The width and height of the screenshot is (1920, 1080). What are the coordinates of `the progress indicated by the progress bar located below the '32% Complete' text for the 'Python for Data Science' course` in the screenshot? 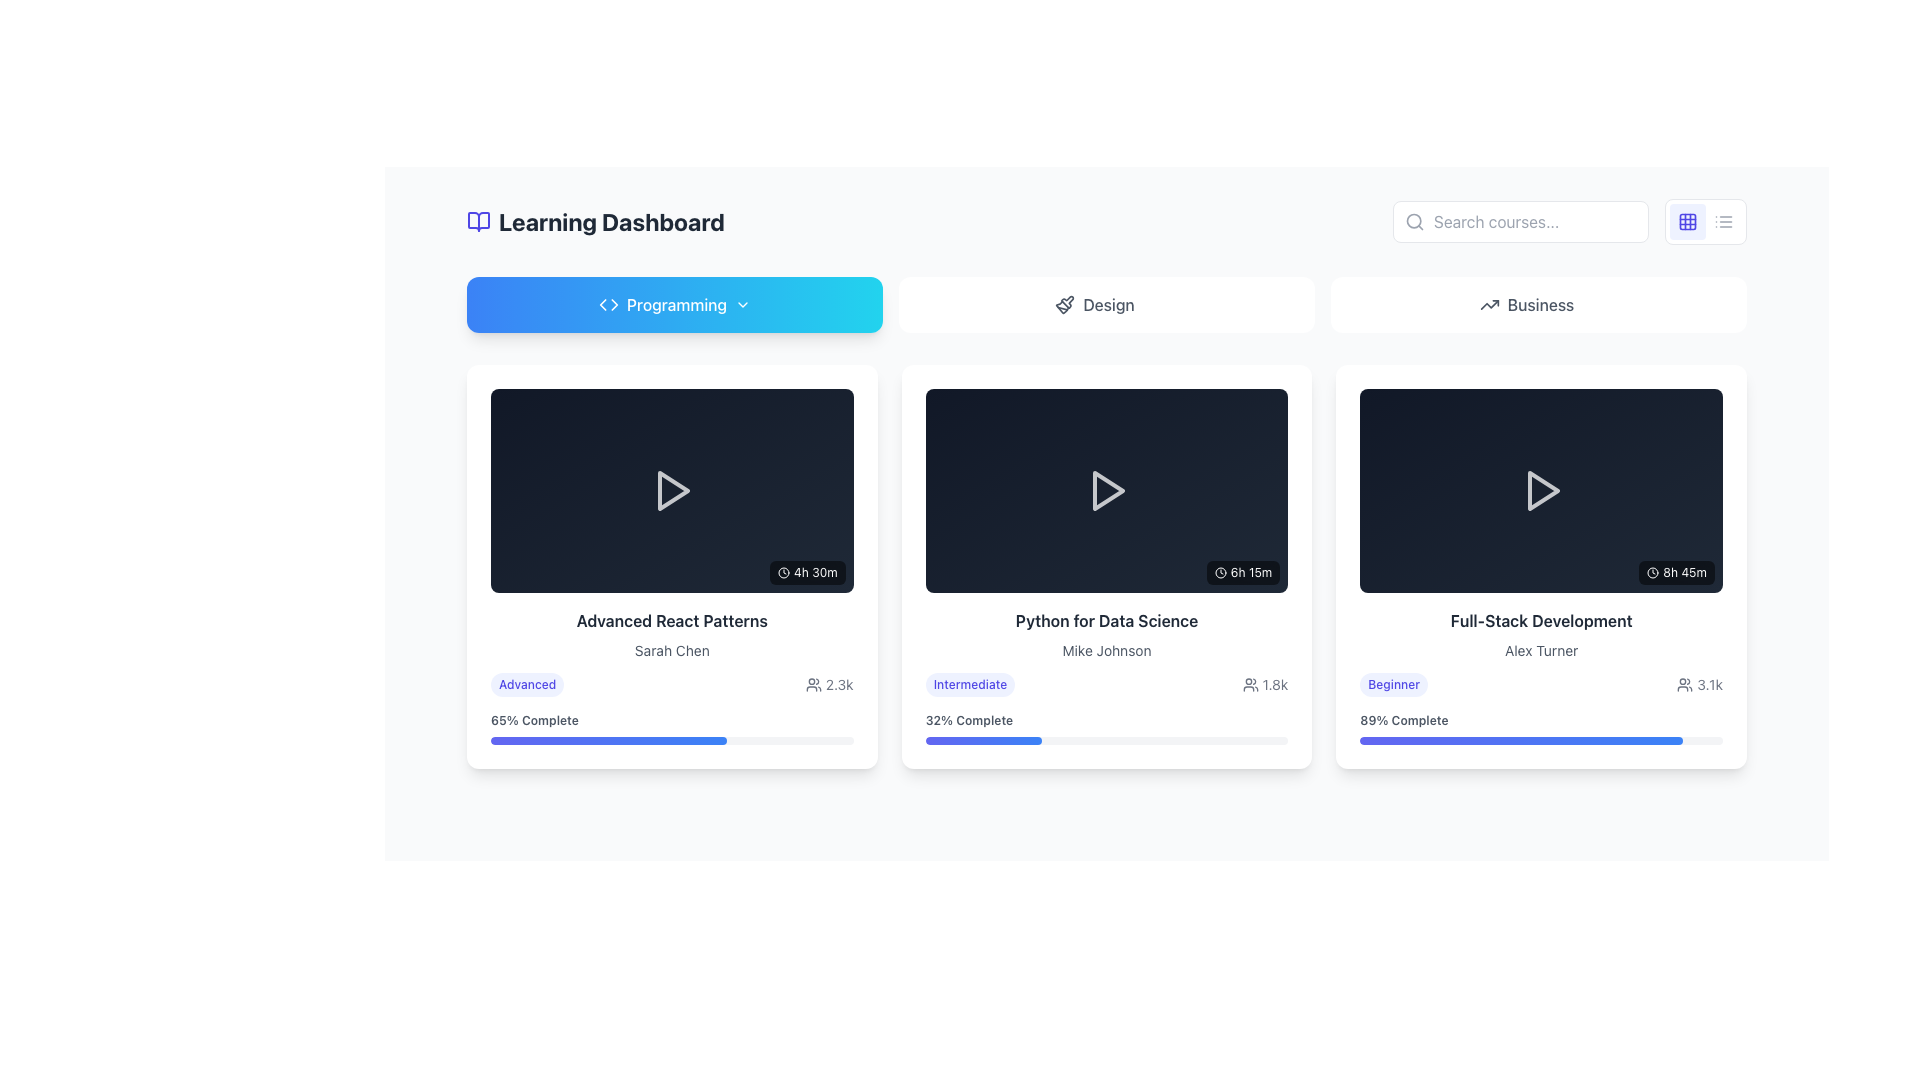 It's located at (1106, 740).